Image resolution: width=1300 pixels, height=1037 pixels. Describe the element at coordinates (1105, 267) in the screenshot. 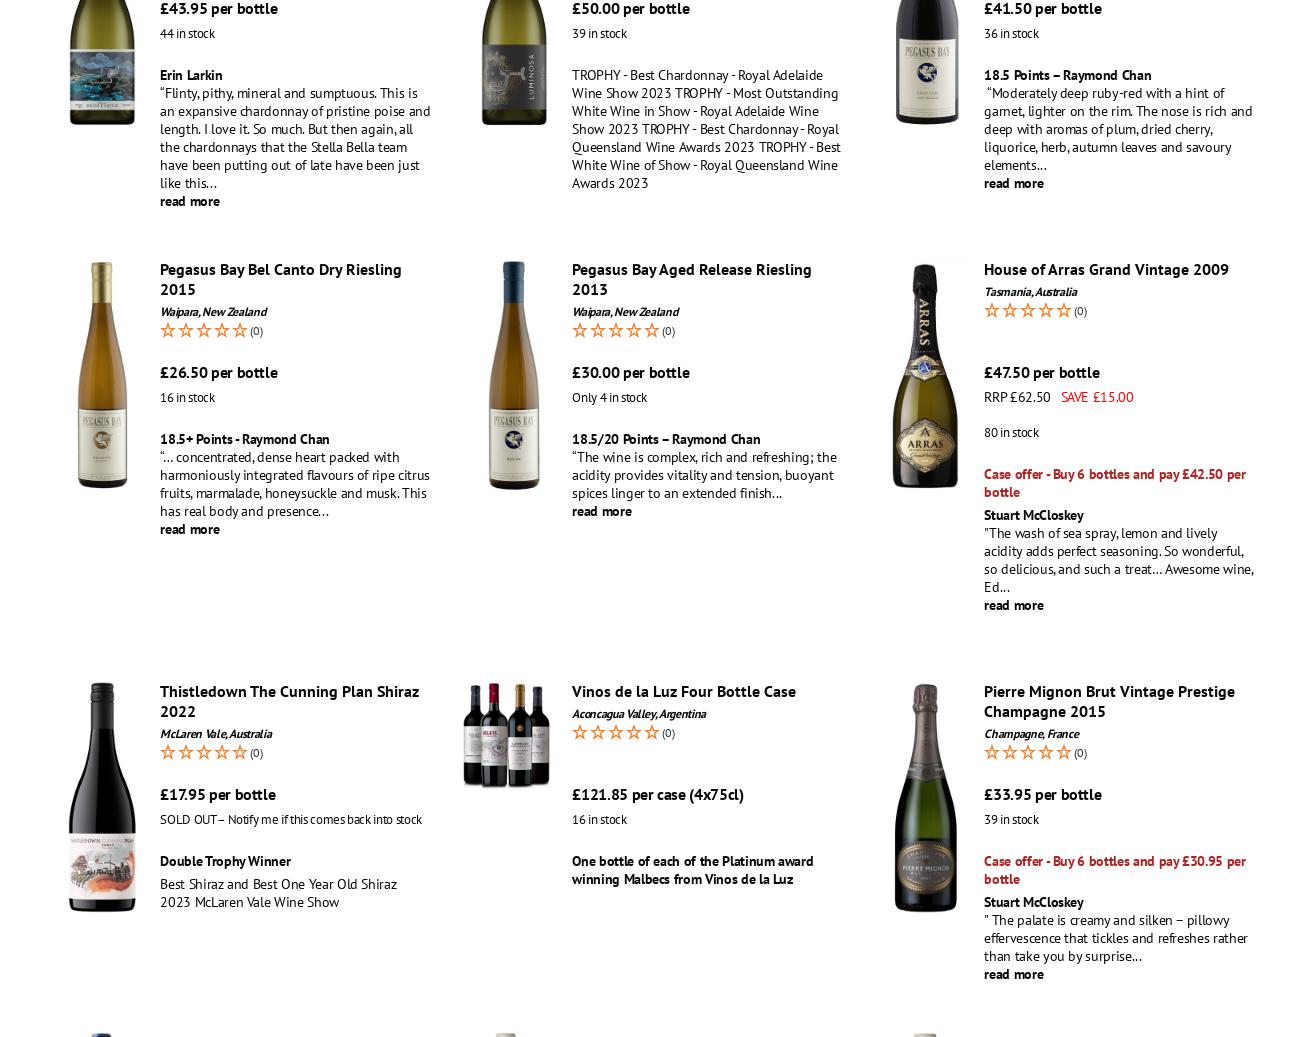

I see `'House of Arras Grand Vintage 2009'` at that location.